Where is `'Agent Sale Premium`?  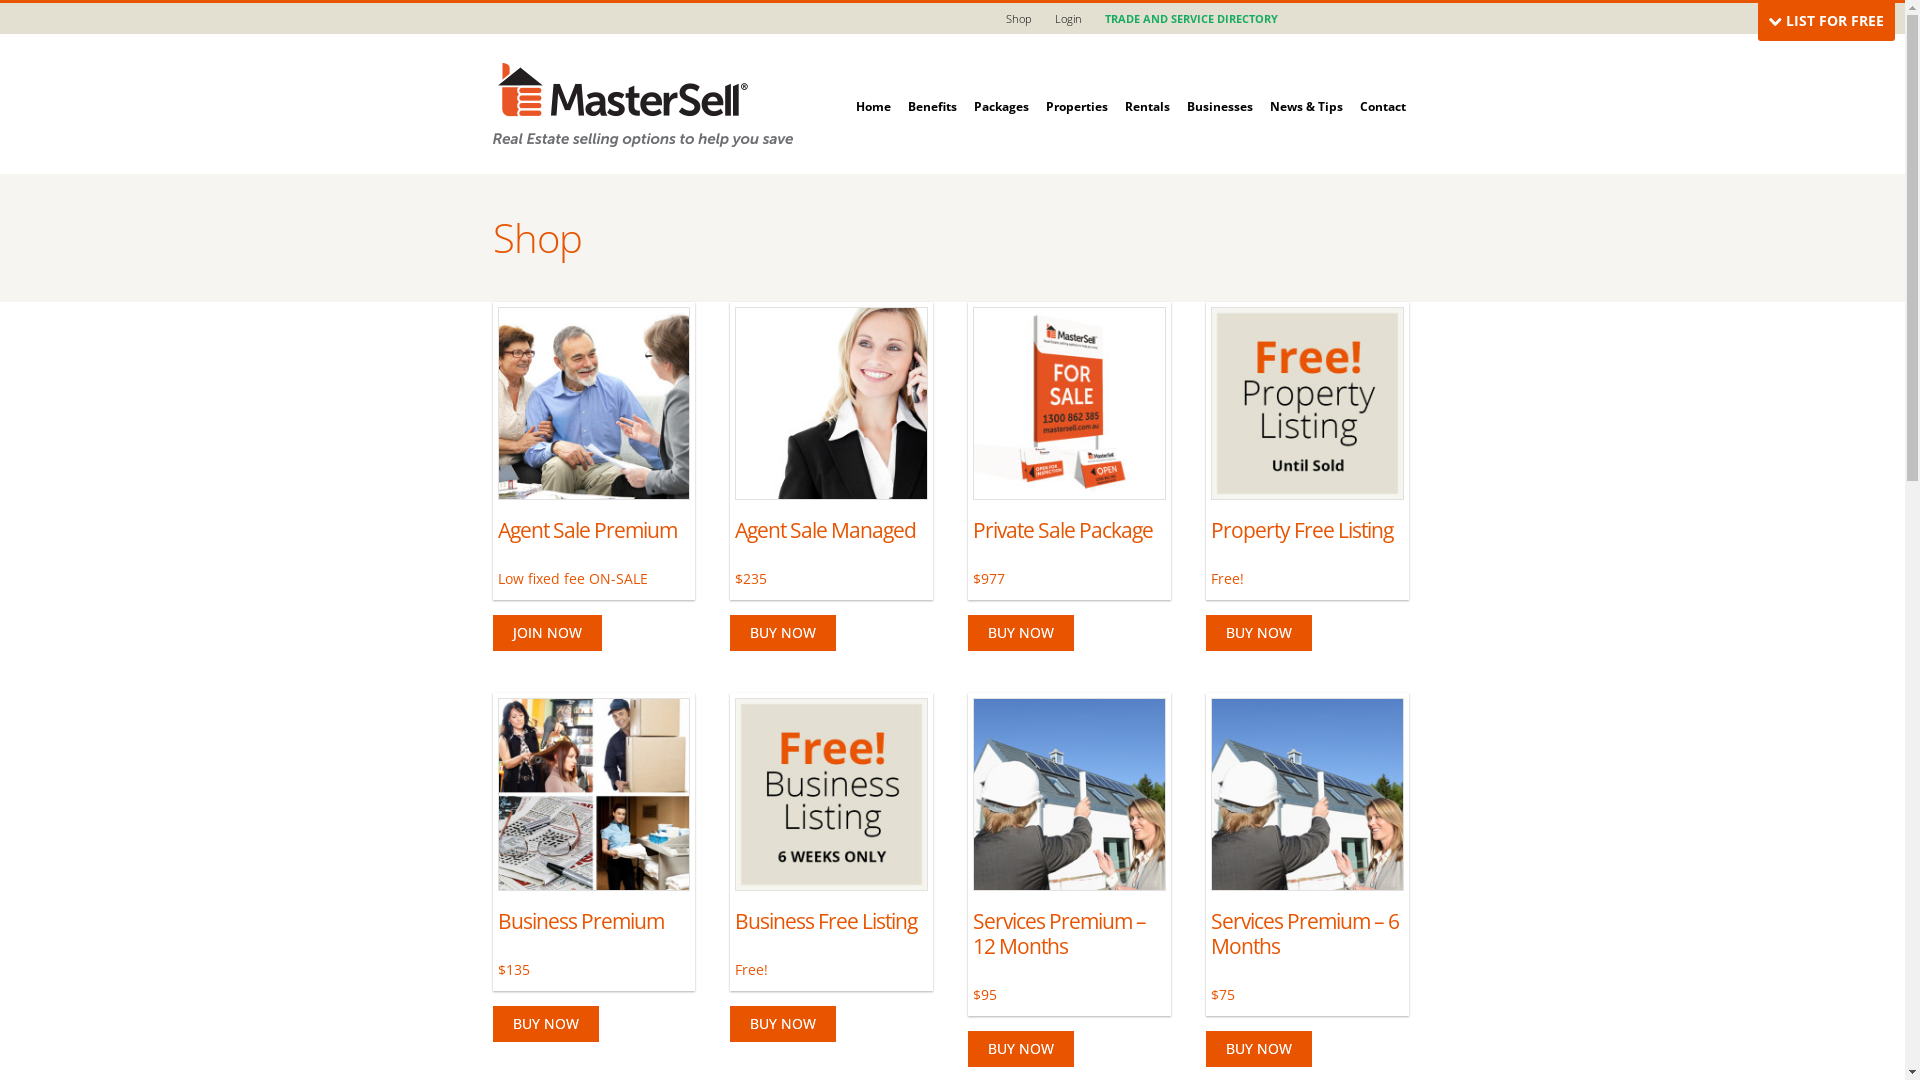
'Agent Sale Premium is located at coordinates (593, 446).